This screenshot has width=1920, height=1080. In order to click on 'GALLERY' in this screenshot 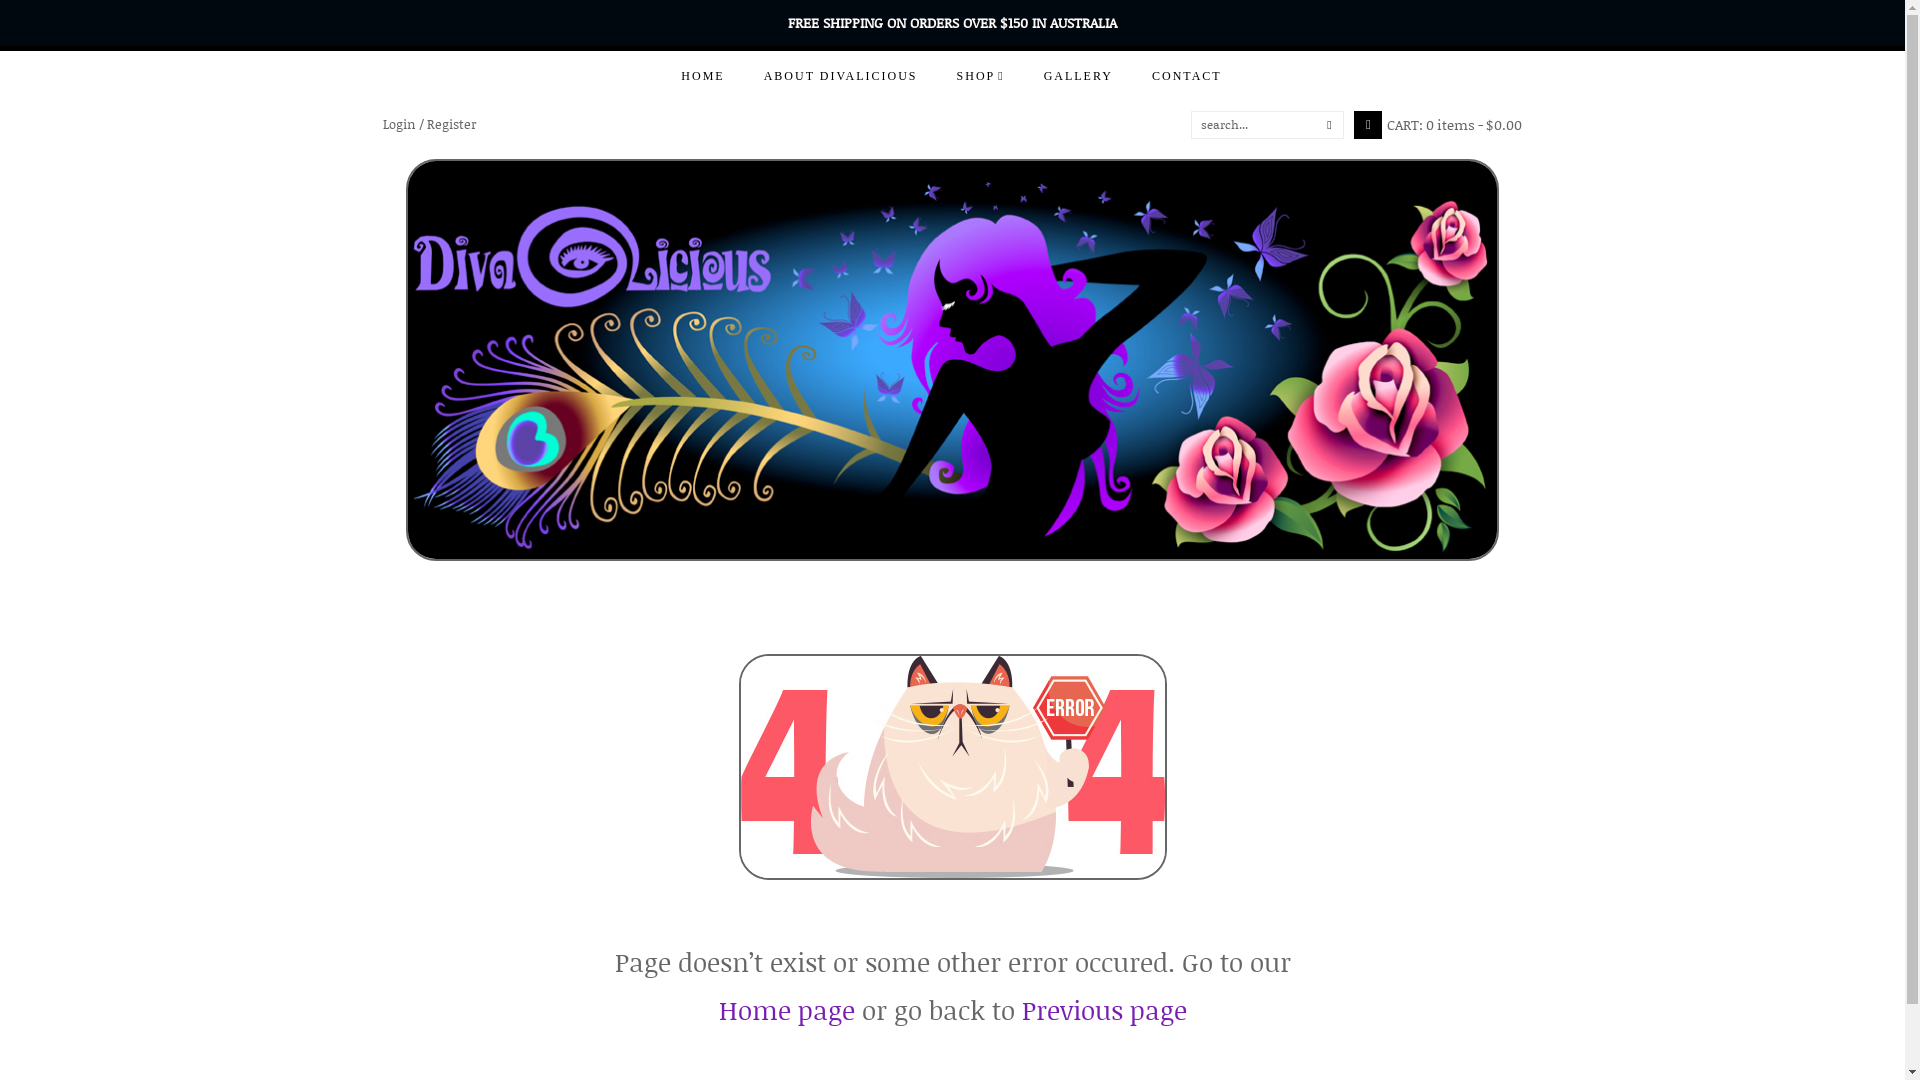, I will do `click(1077, 75)`.